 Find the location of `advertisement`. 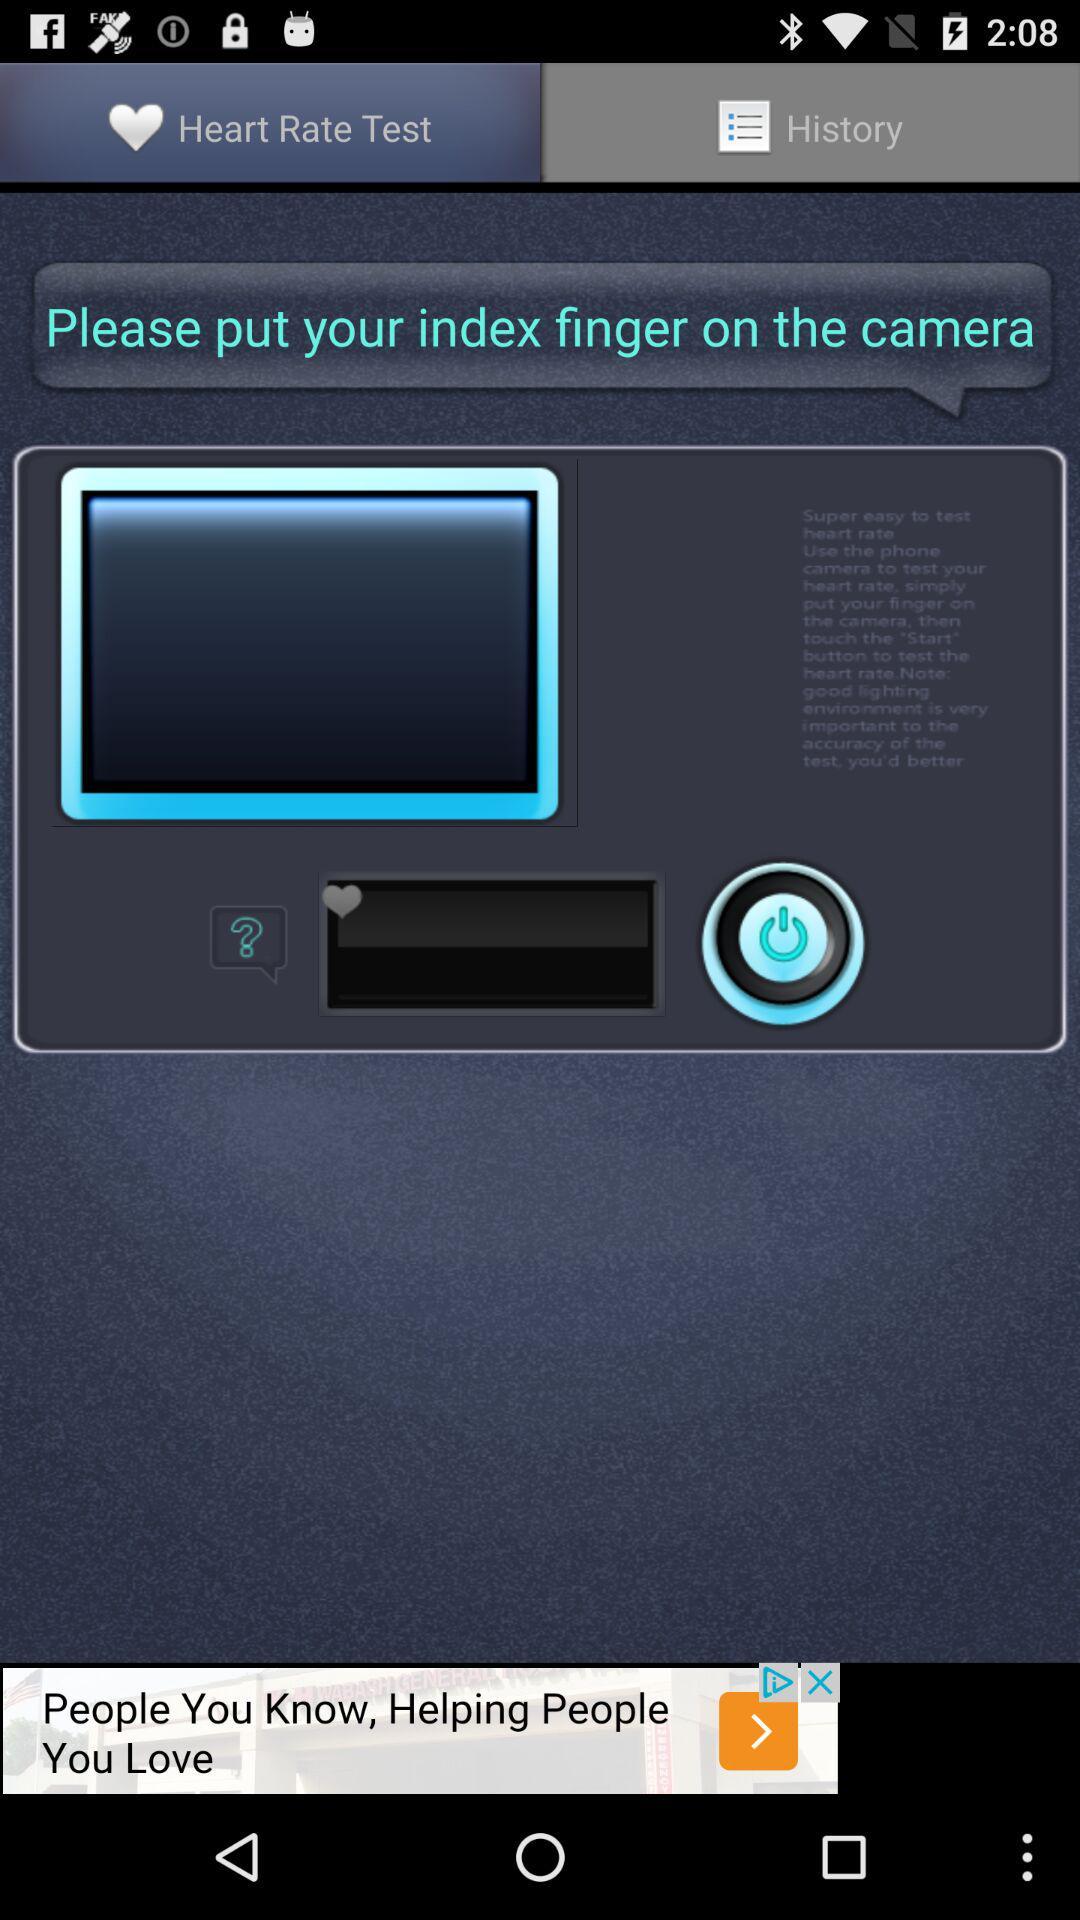

advertisement is located at coordinates (419, 1727).